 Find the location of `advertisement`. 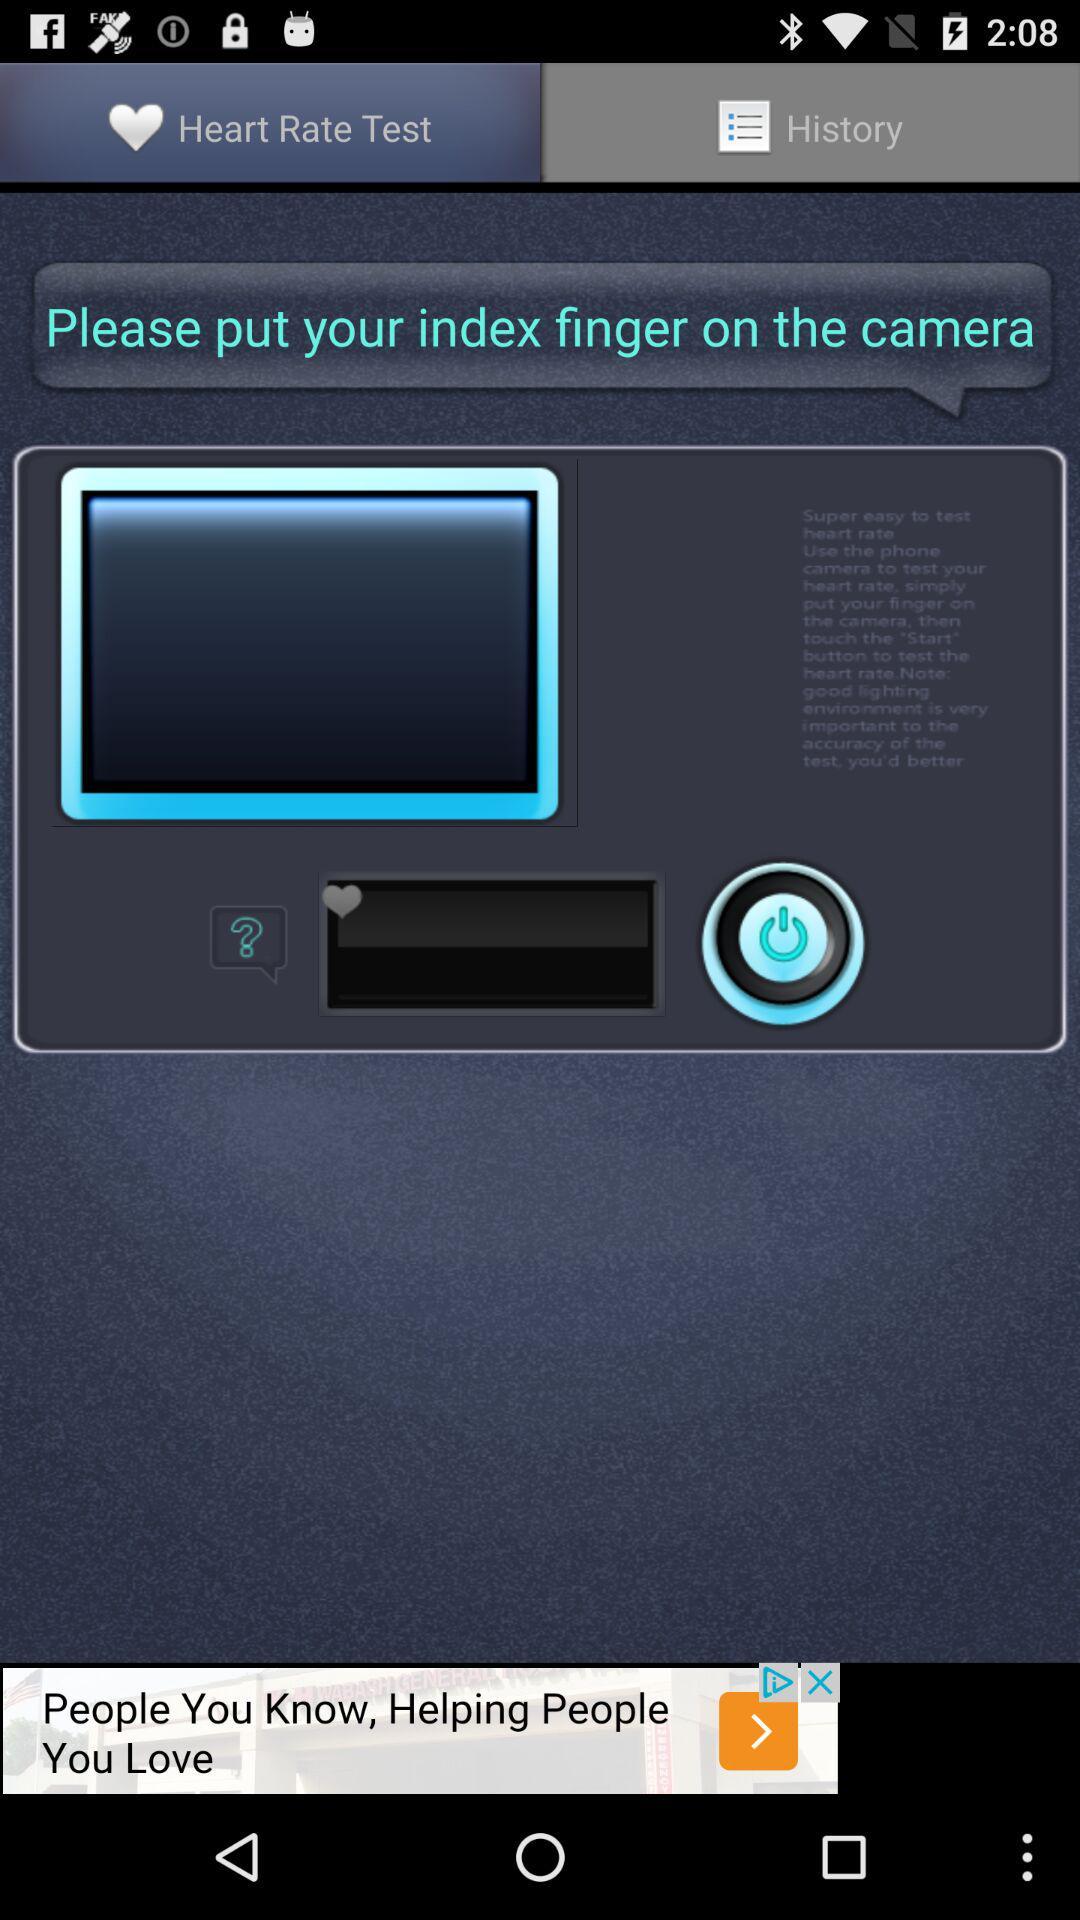

advertisement is located at coordinates (419, 1727).